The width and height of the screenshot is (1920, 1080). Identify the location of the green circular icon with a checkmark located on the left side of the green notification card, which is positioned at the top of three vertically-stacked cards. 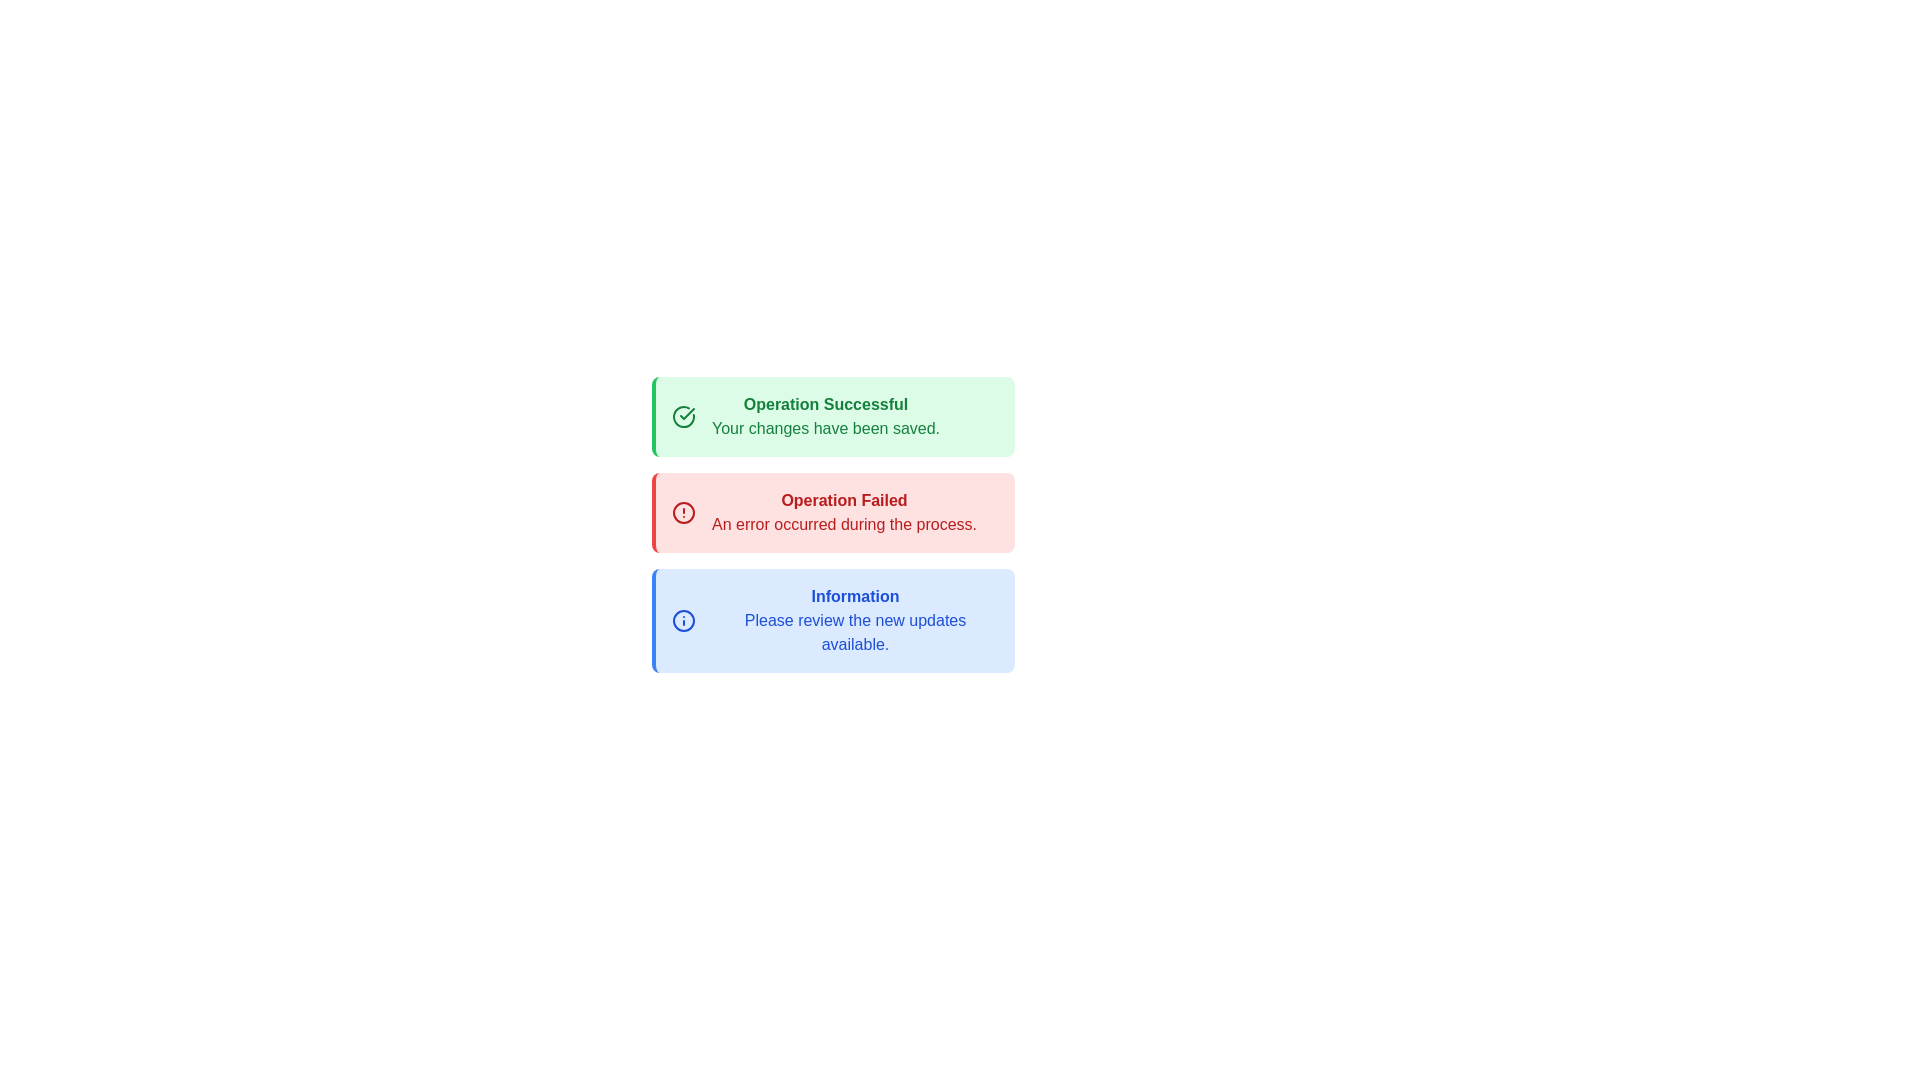
(684, 415).